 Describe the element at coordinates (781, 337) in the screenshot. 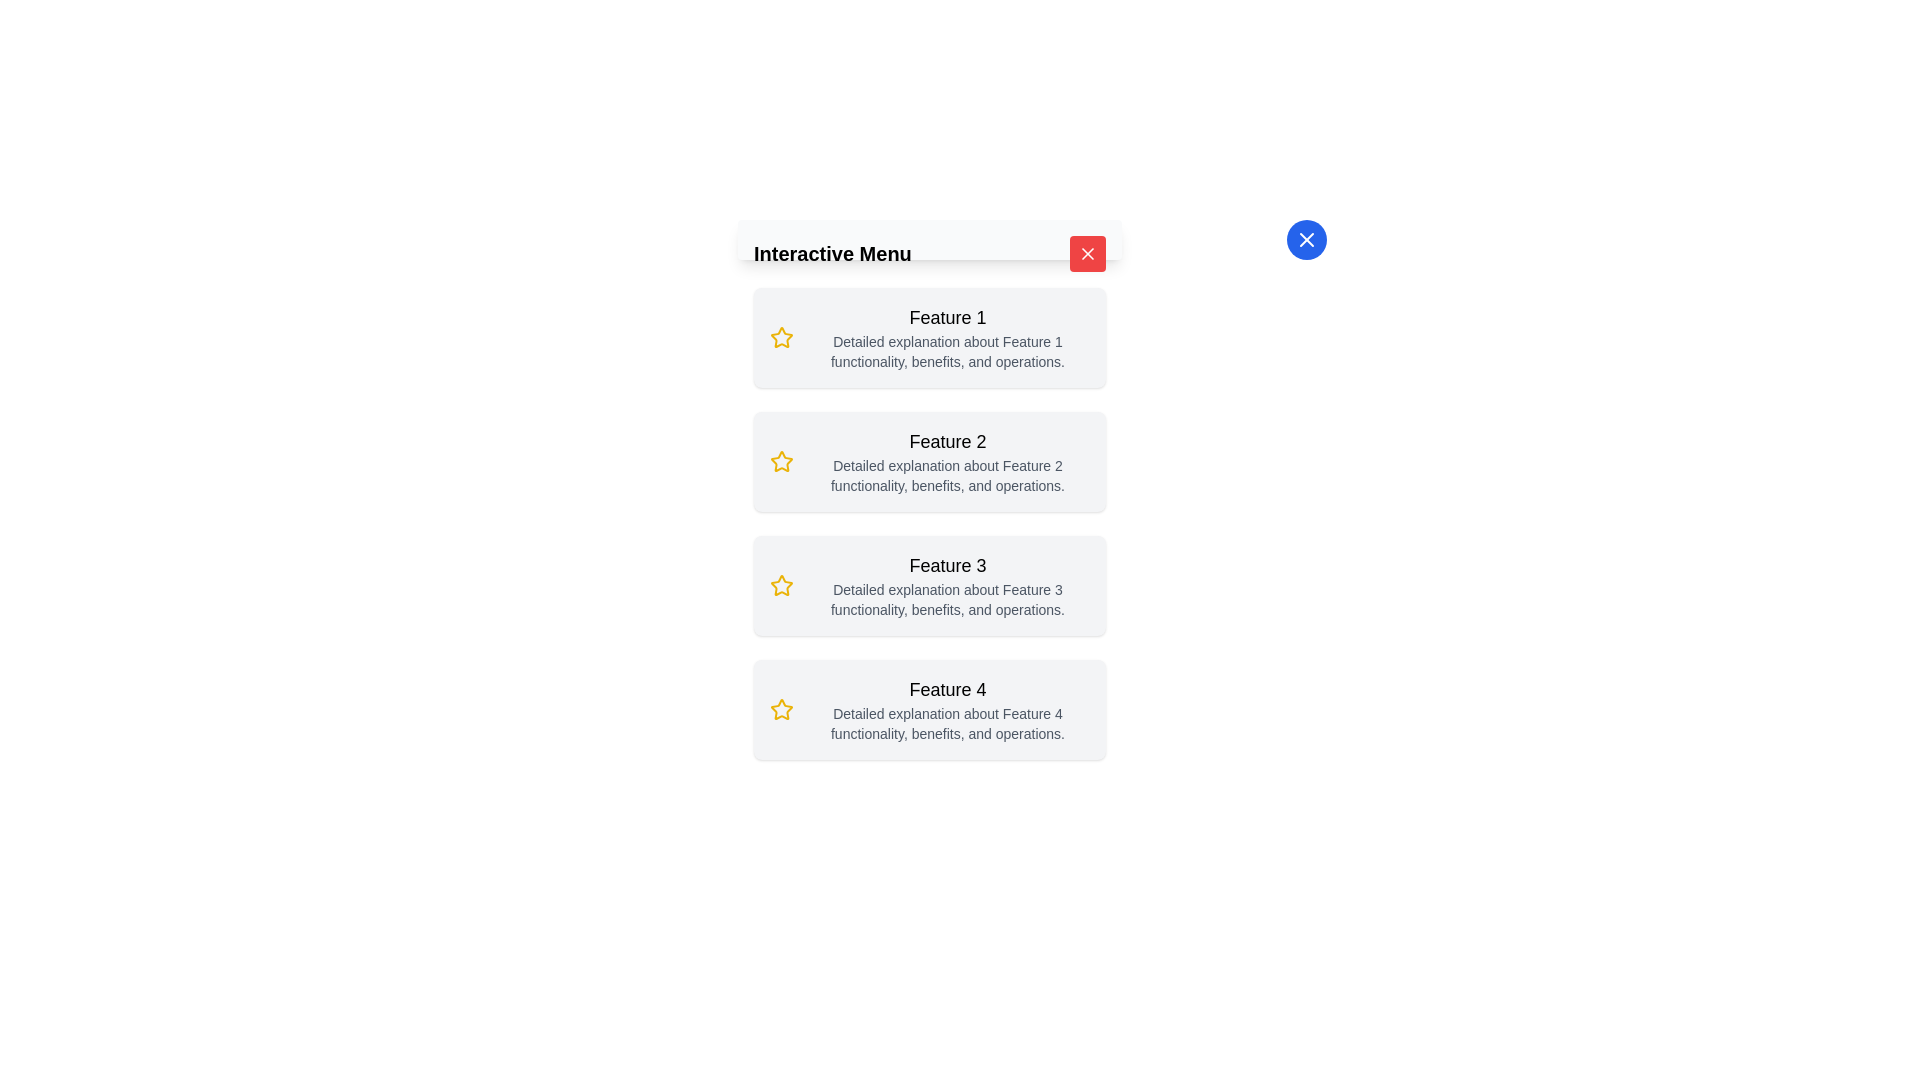

I see `the icon located in the first feature card next to the title 'Feature 1'` at that location.